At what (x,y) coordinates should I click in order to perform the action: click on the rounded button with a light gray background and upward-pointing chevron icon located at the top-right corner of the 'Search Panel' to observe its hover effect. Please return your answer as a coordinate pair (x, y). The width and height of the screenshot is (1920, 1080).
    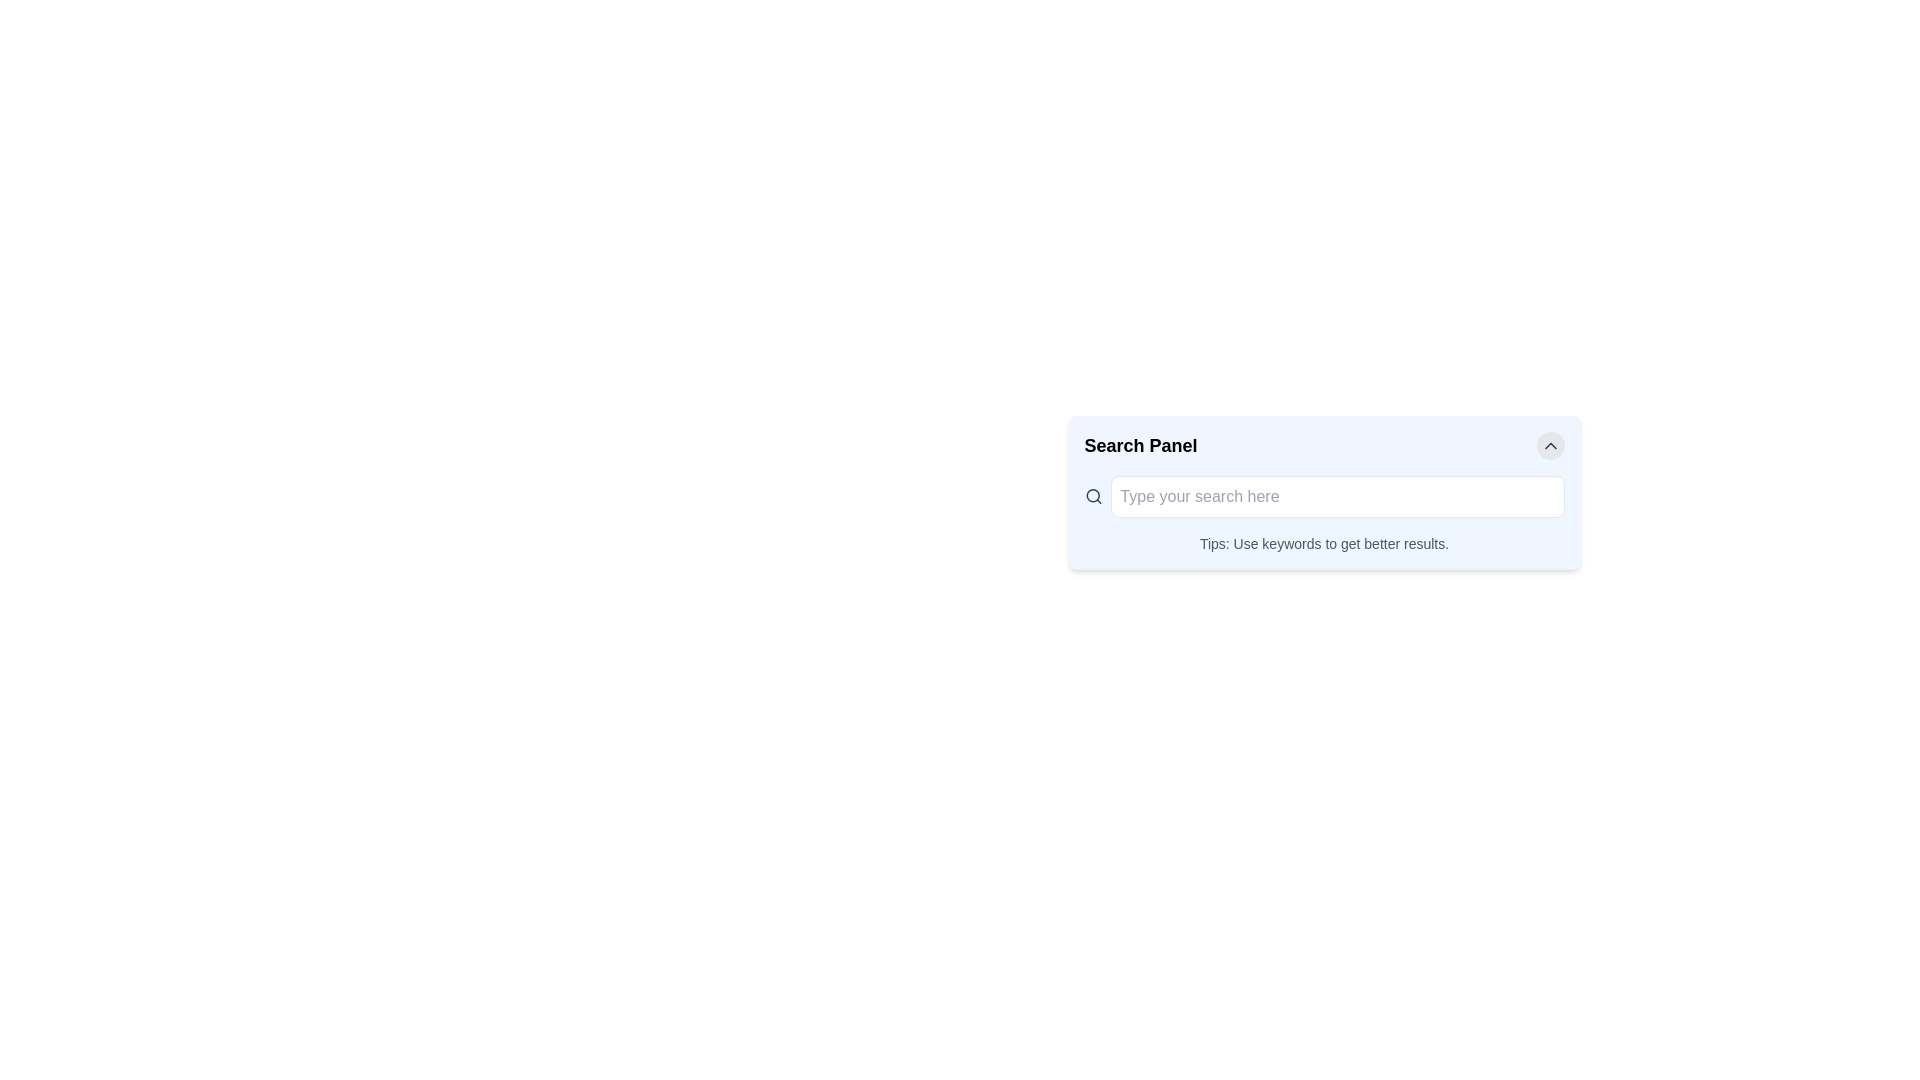
    Looking at the image, I should click on (1549, 445).